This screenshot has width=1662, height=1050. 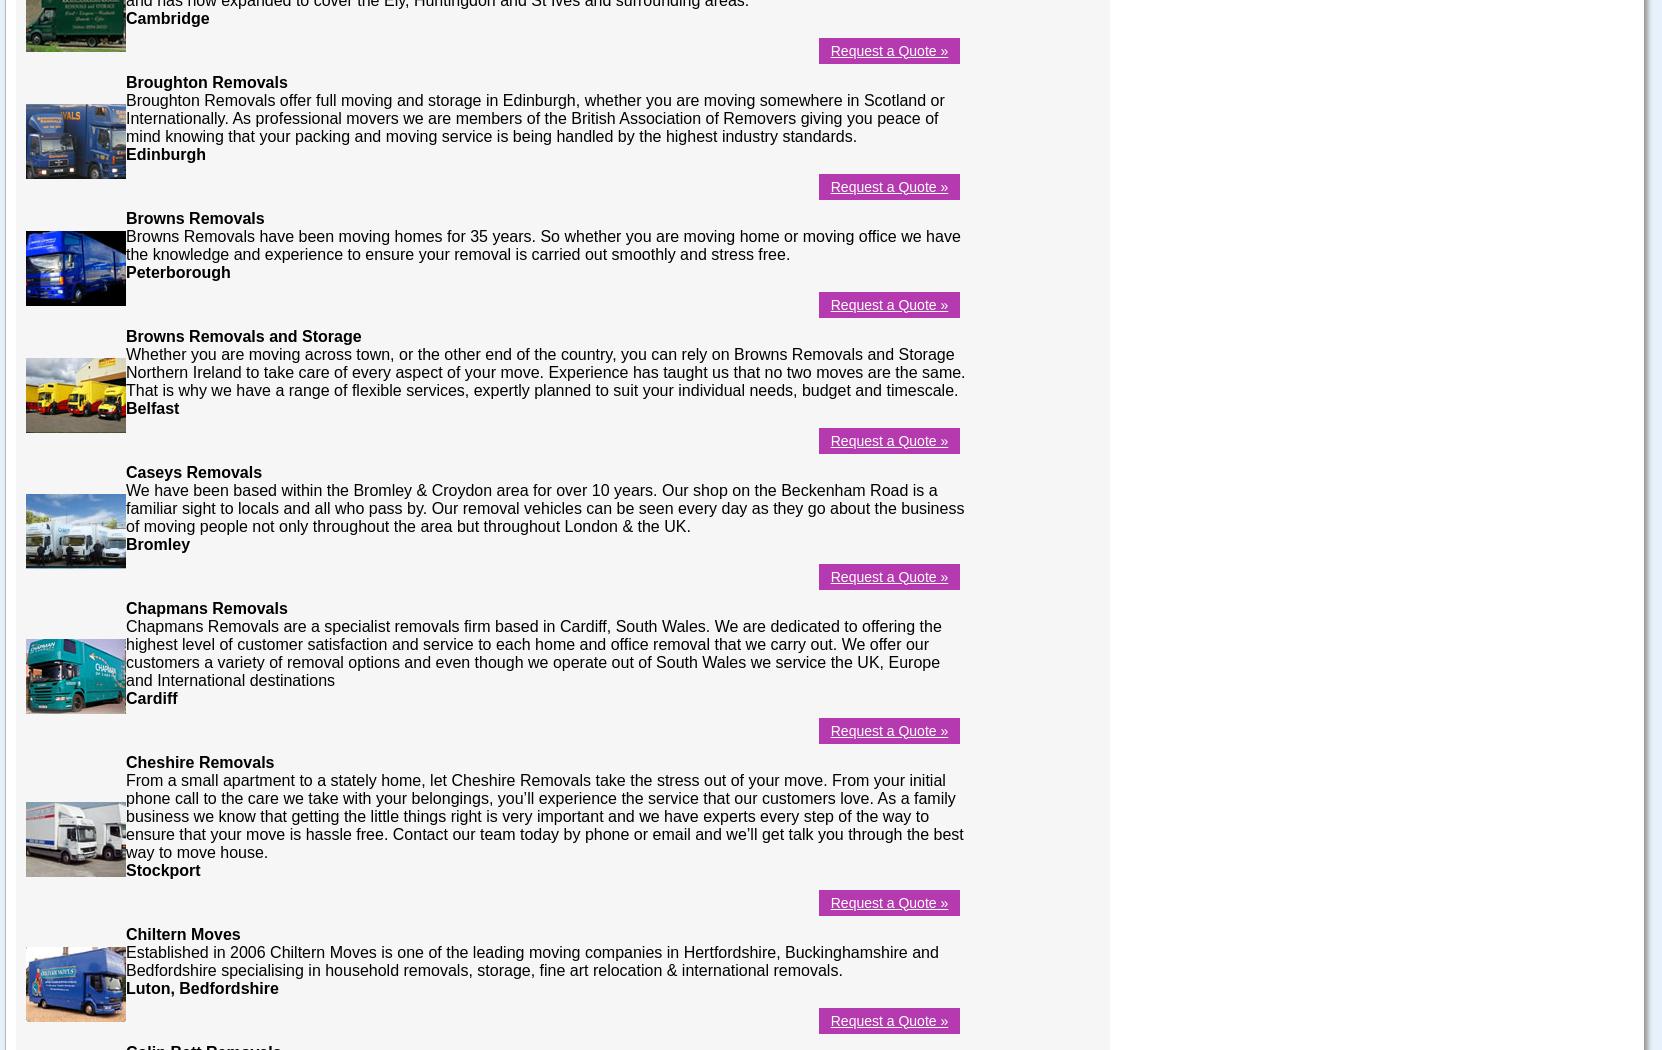 What do you see at coordinates (166, 17) in the screenshot?
I see `'Cambridge'` at bounding box center [166, 17].